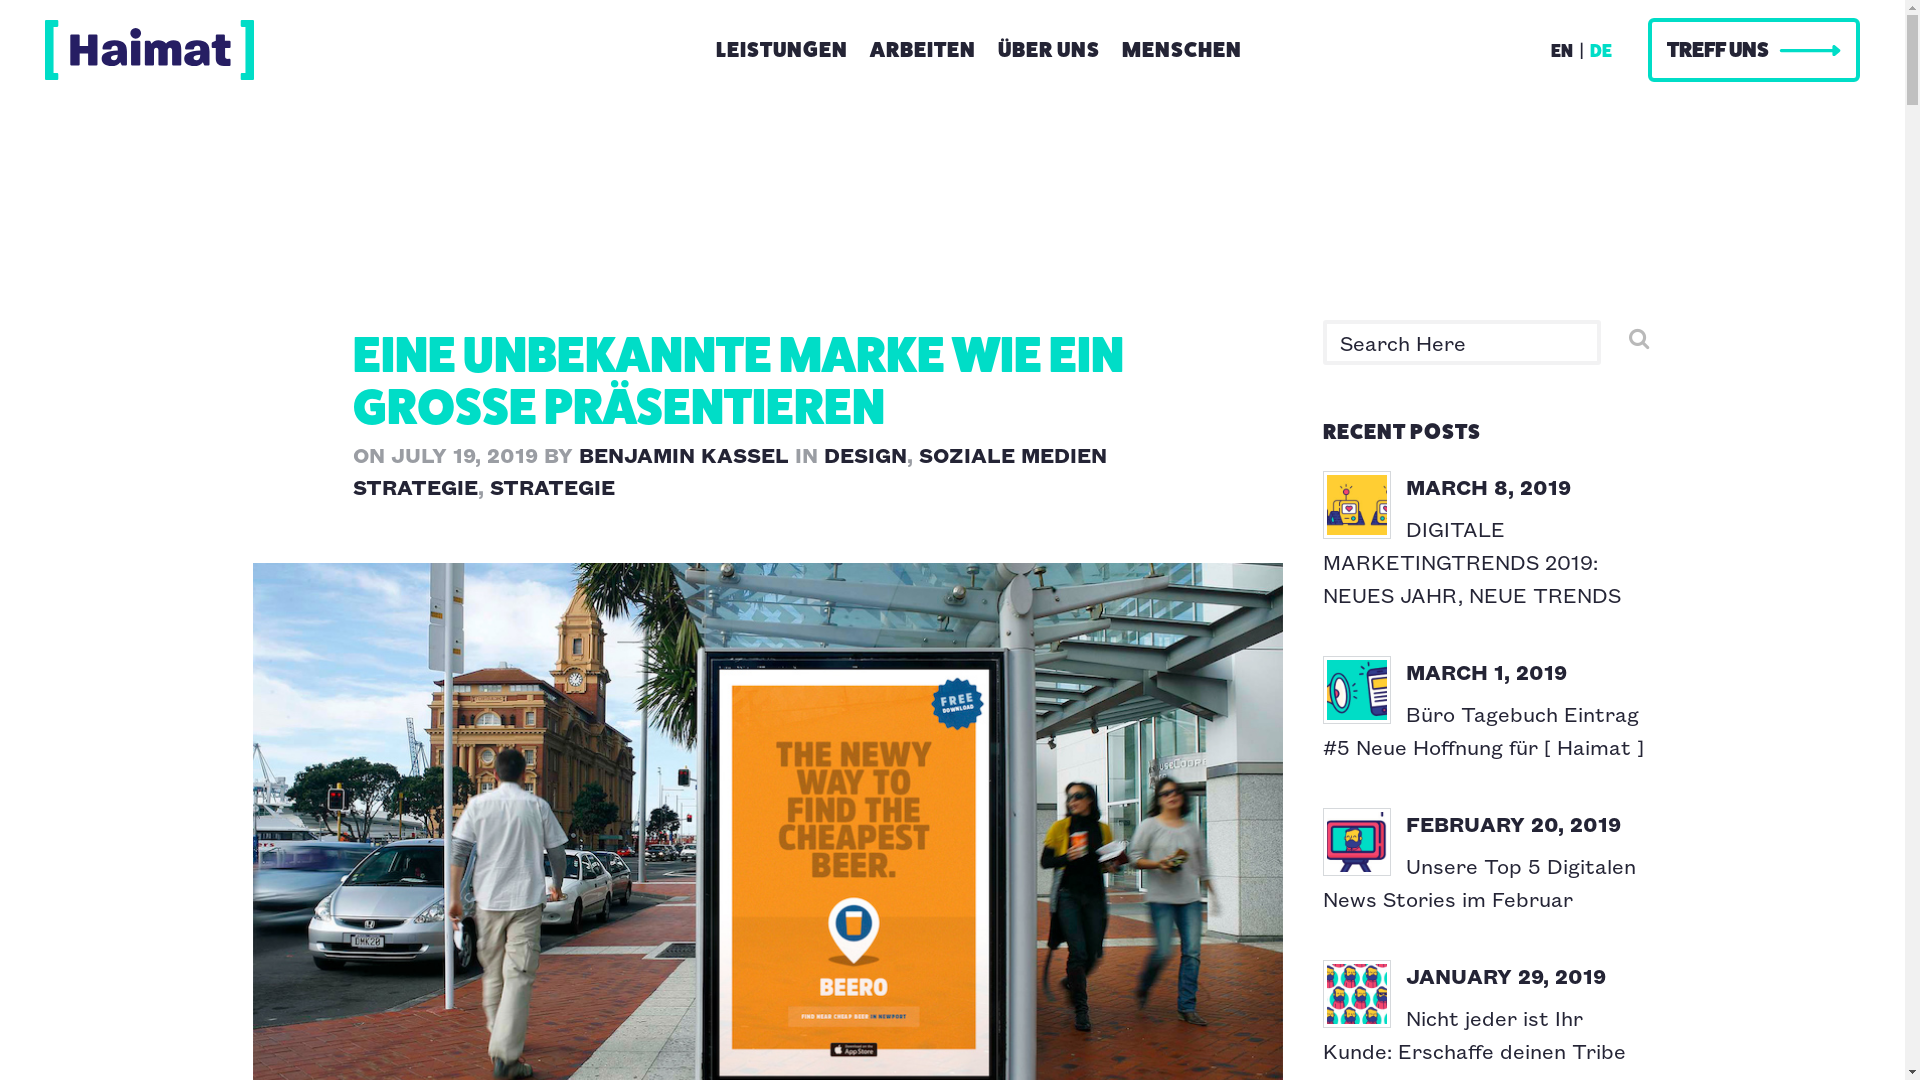 The width and height of the screenshot is (1920, 1080). Describe the element at coordinates (865, 454) in the screenshot. I see `'DESIGN'` at that location.